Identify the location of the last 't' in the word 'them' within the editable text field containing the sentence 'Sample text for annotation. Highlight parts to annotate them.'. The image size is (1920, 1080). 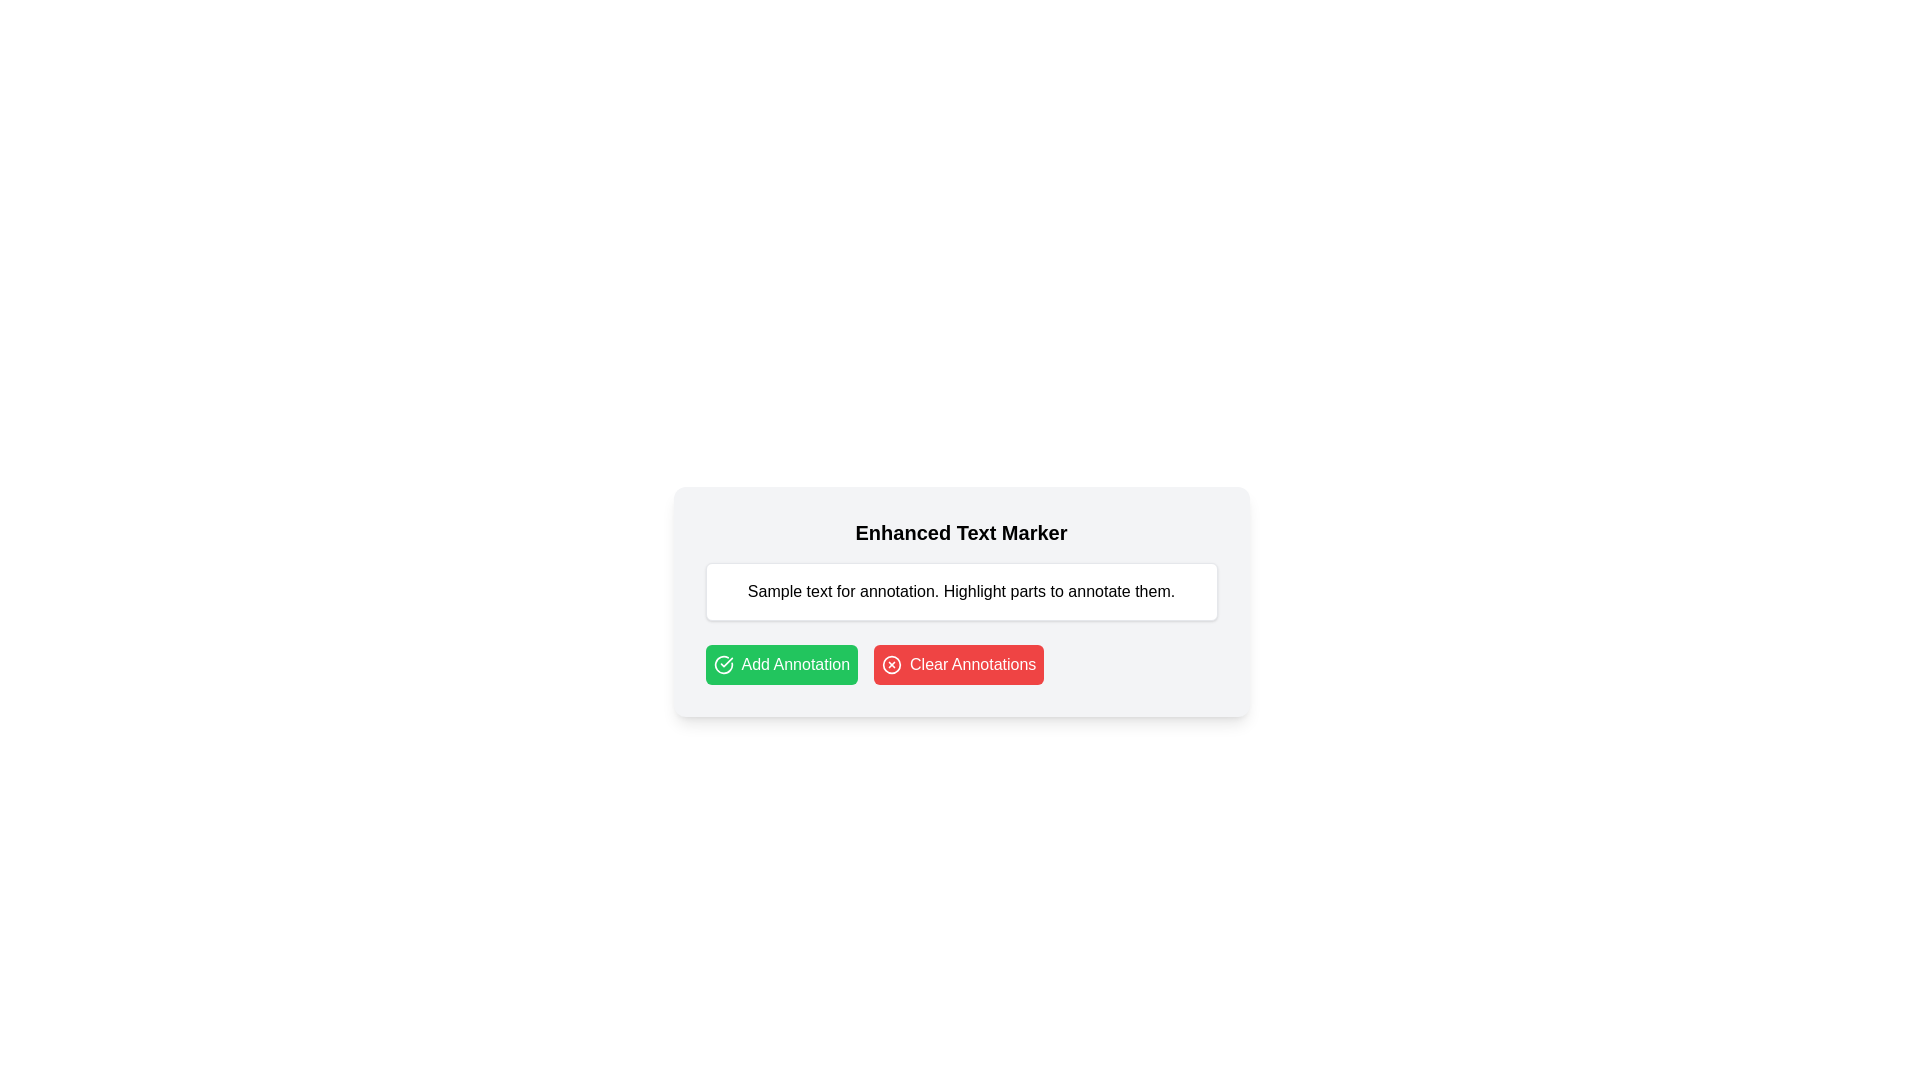
(1137, 590).